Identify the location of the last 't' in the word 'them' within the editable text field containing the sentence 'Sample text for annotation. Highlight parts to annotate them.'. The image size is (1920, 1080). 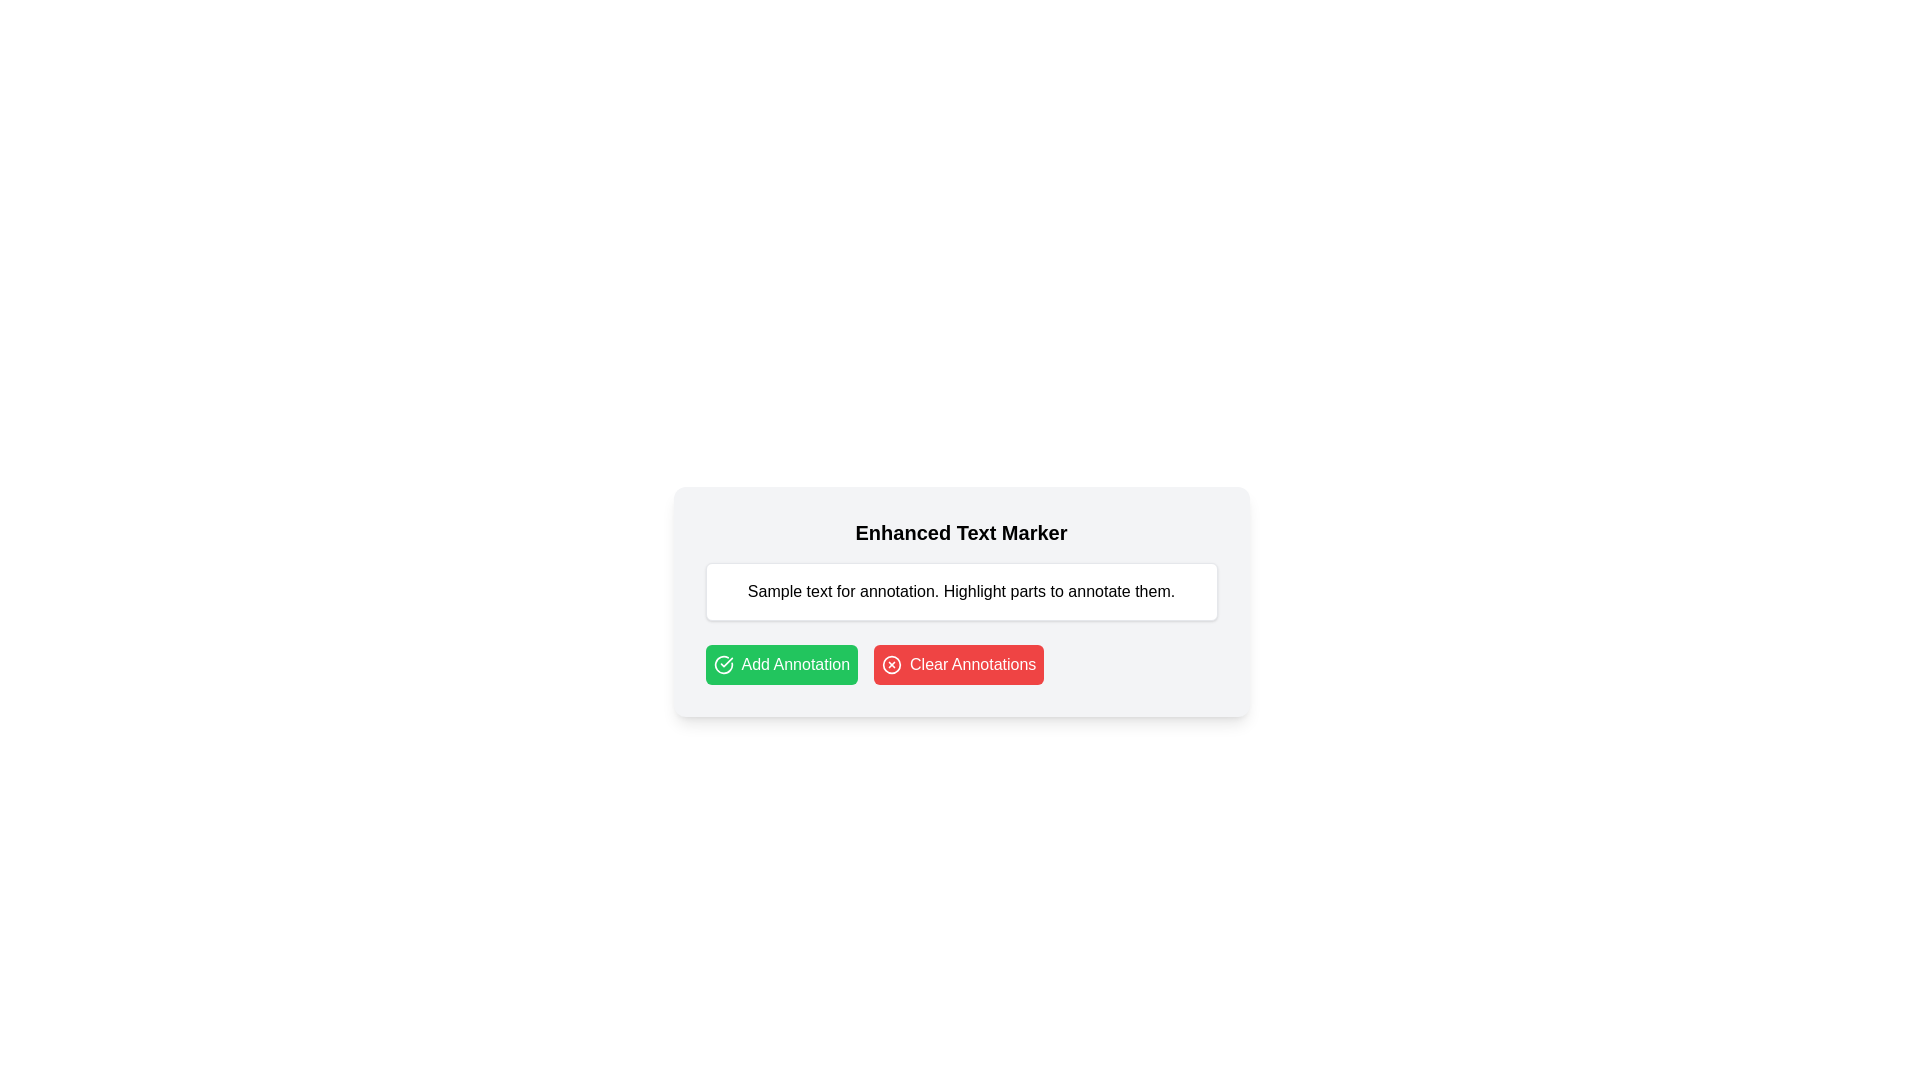
(1137, 590).